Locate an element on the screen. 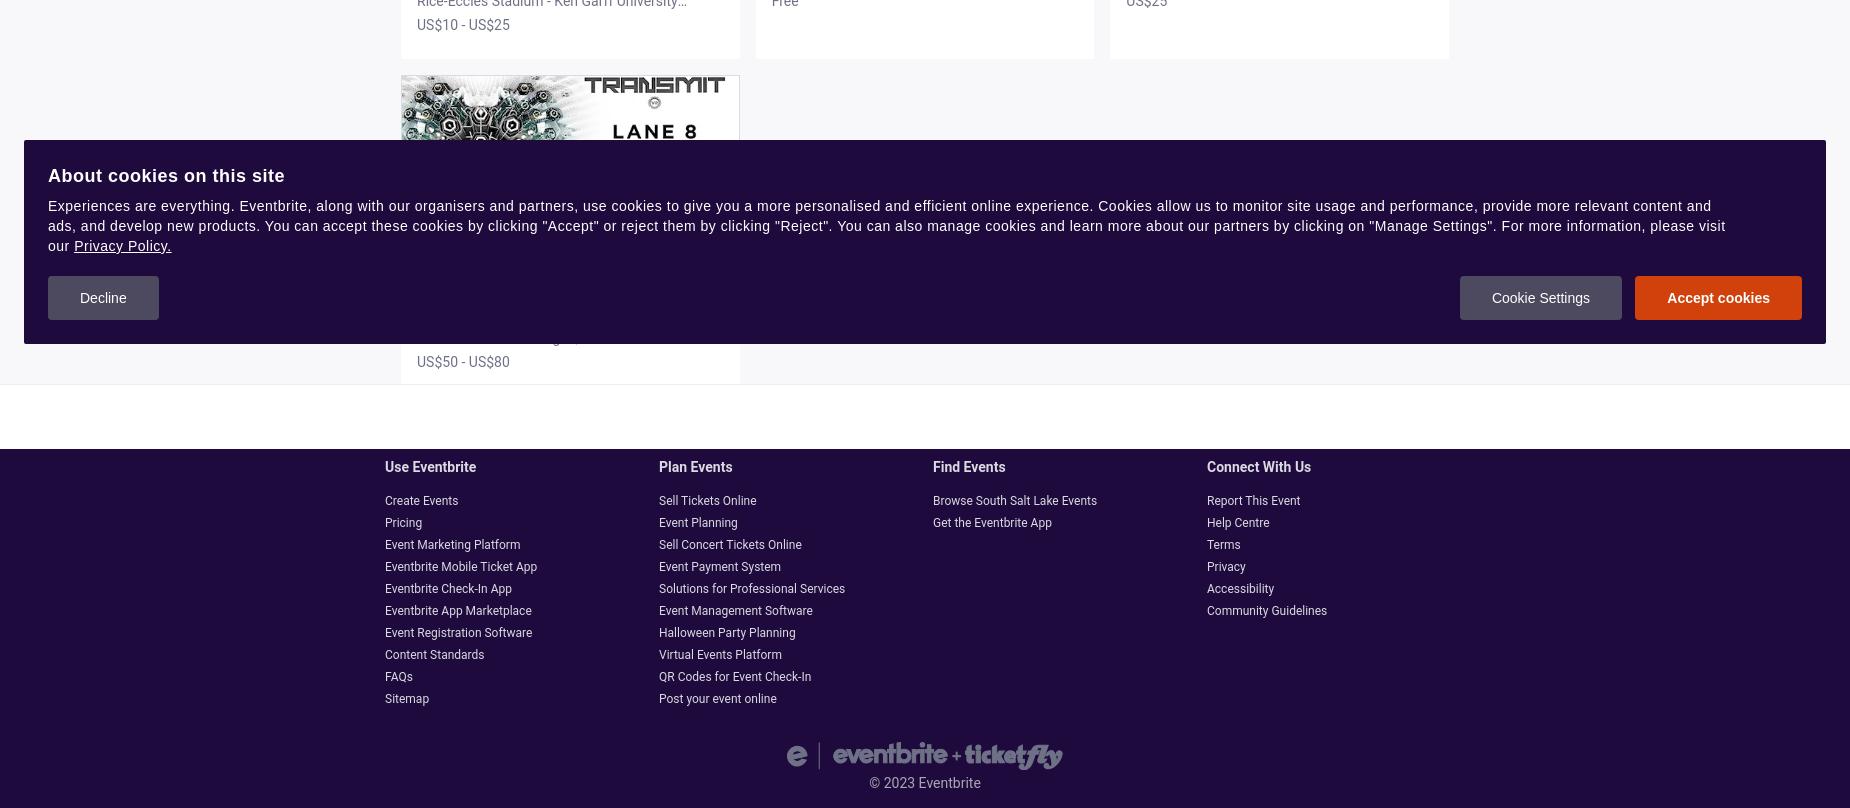 The height and width of the screenshot is (808, 1850). 'Event Management Software' is located at coordinates (735, 611).